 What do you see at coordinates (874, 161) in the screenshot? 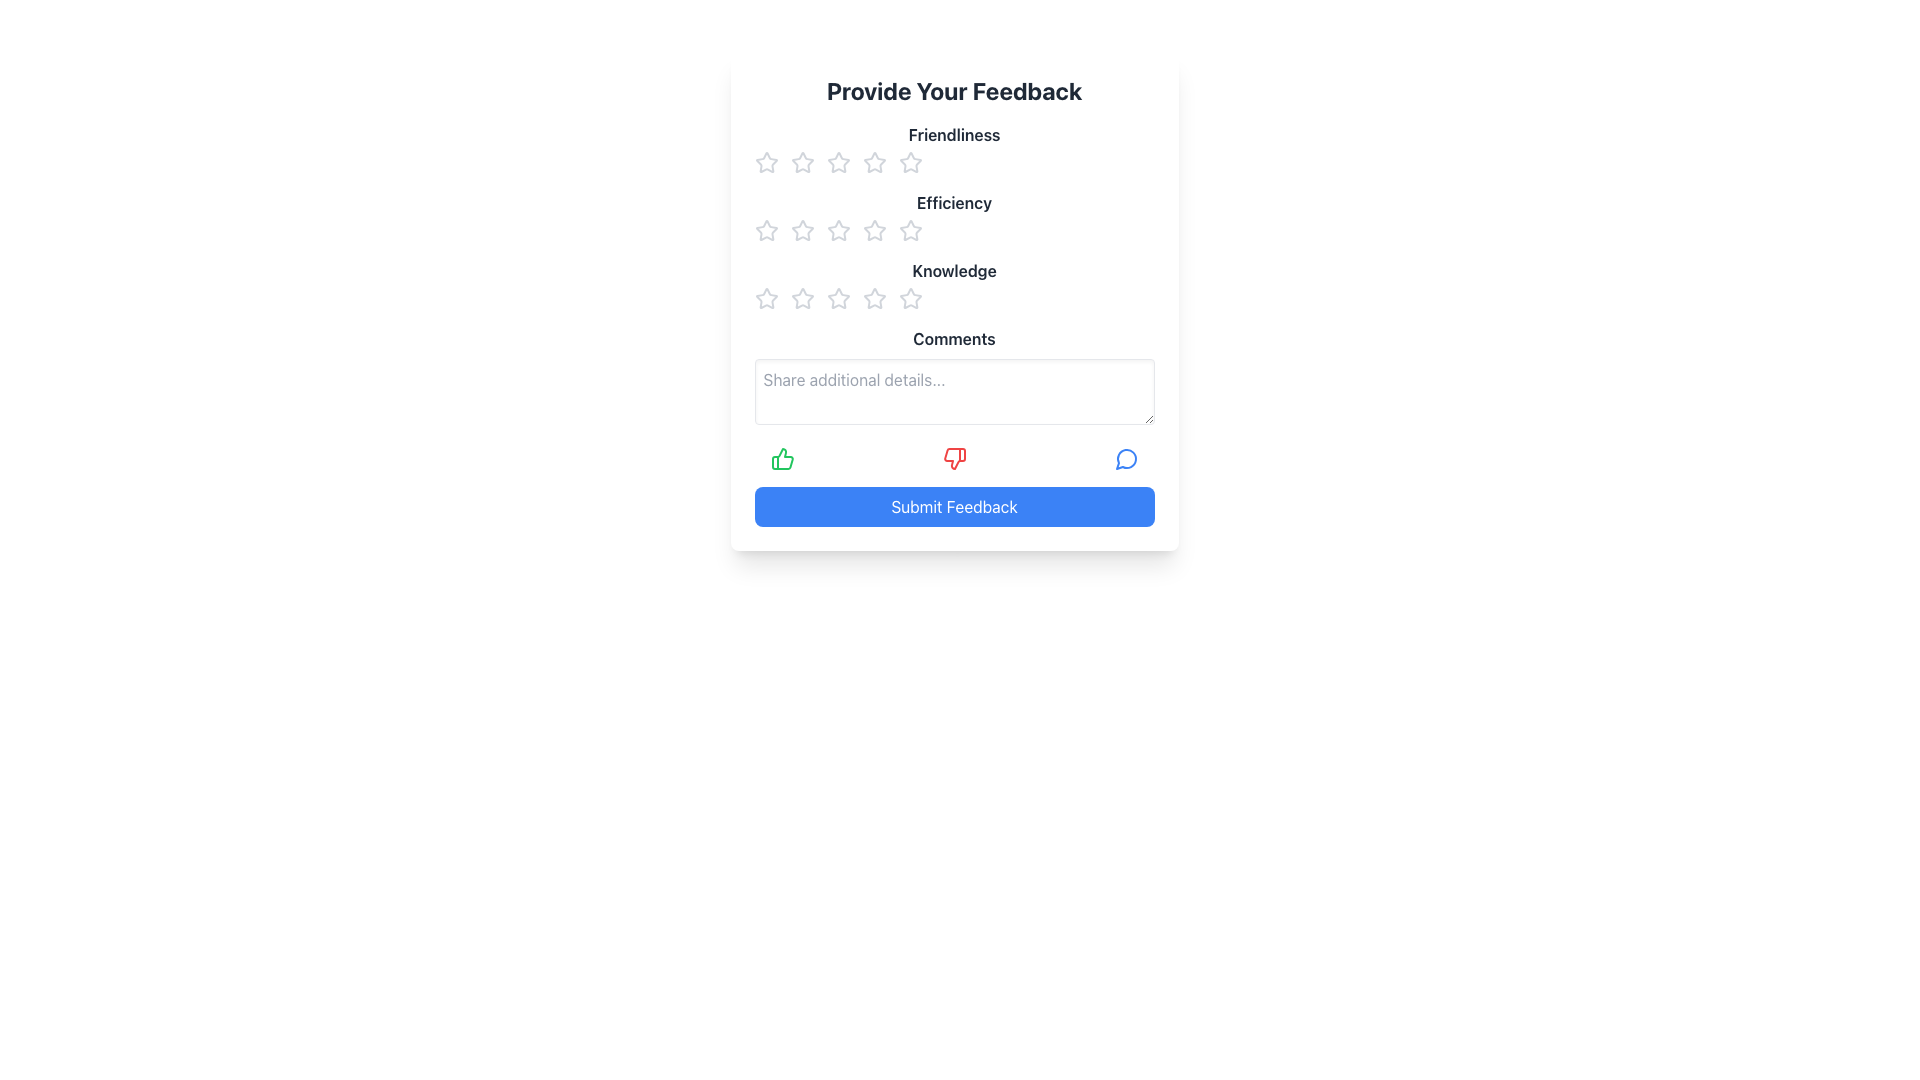
I see `the third star icon in the rating section, styled in light gray to indicate its inactive state, located under the 'Friendliness' category of the feedback form` at bounding box center [874, 161].